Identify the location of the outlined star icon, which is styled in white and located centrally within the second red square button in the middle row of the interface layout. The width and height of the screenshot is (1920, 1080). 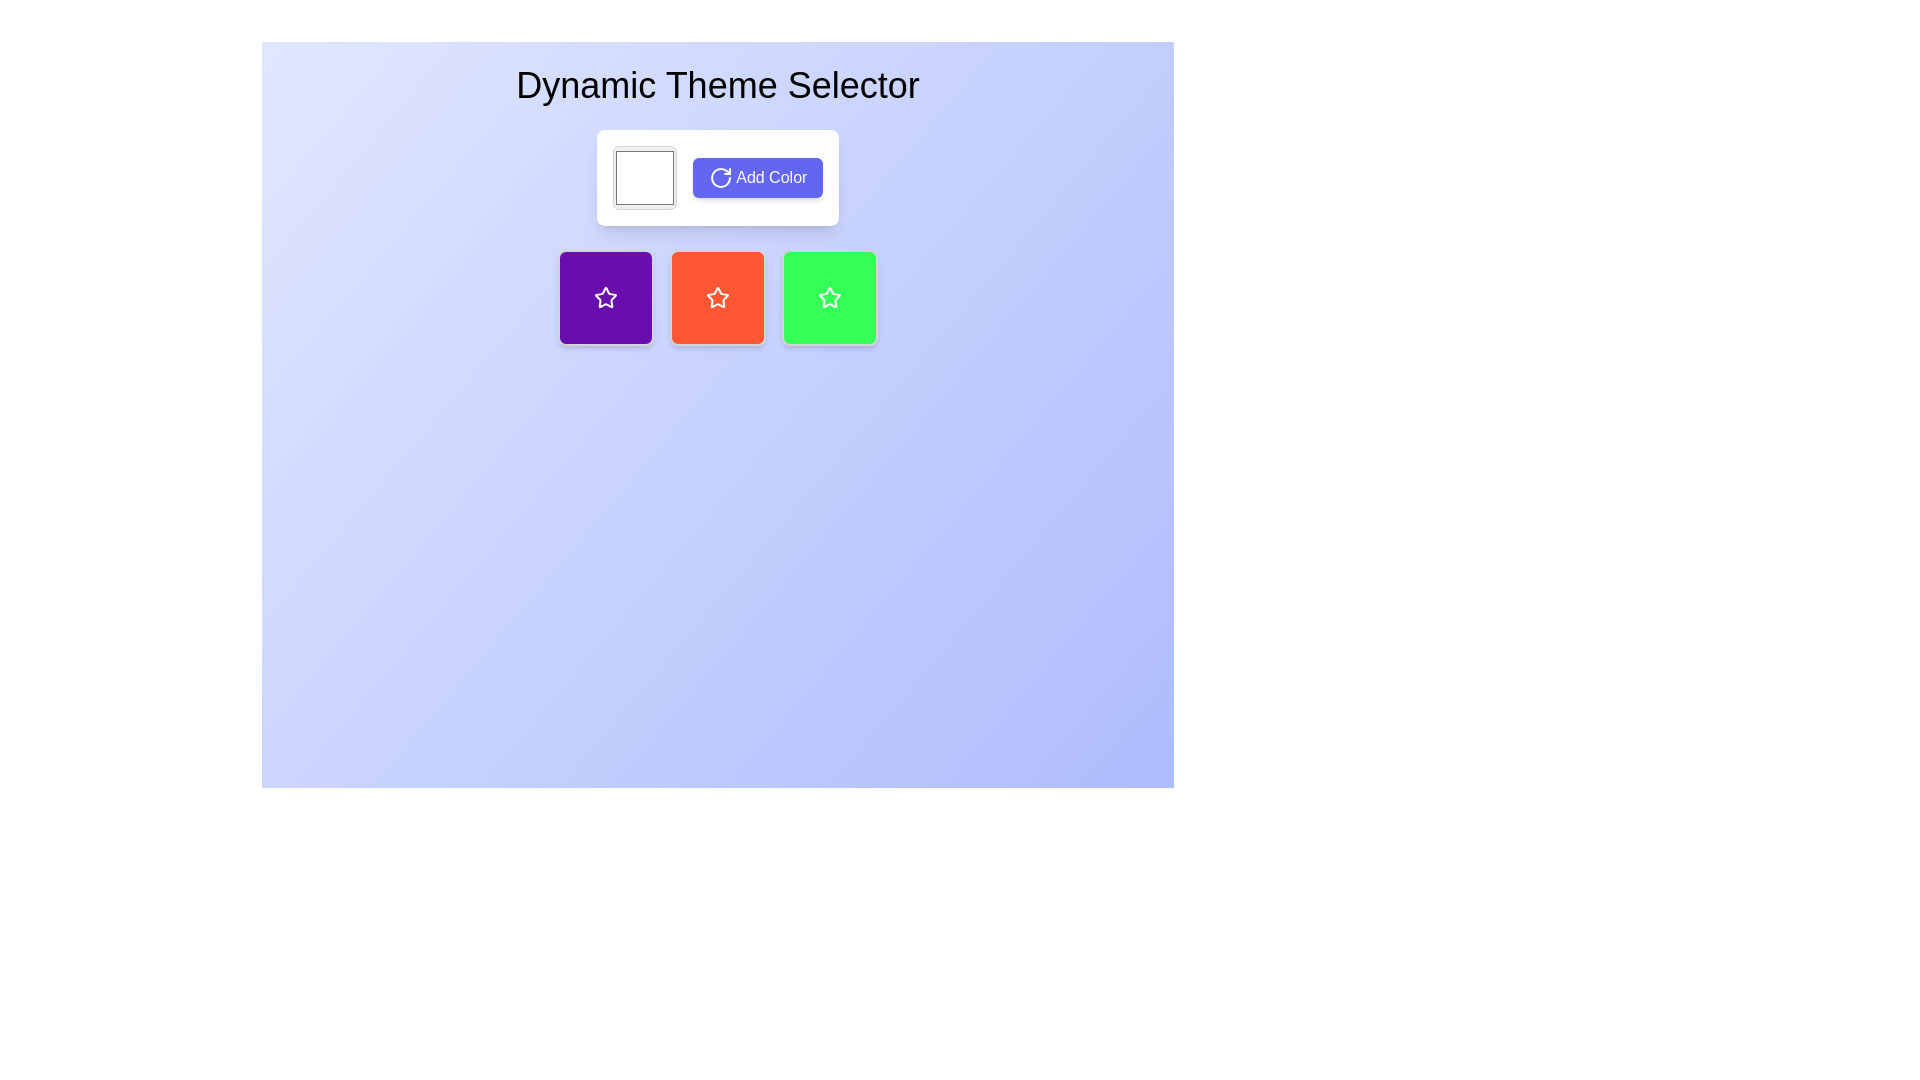
(718, 297).